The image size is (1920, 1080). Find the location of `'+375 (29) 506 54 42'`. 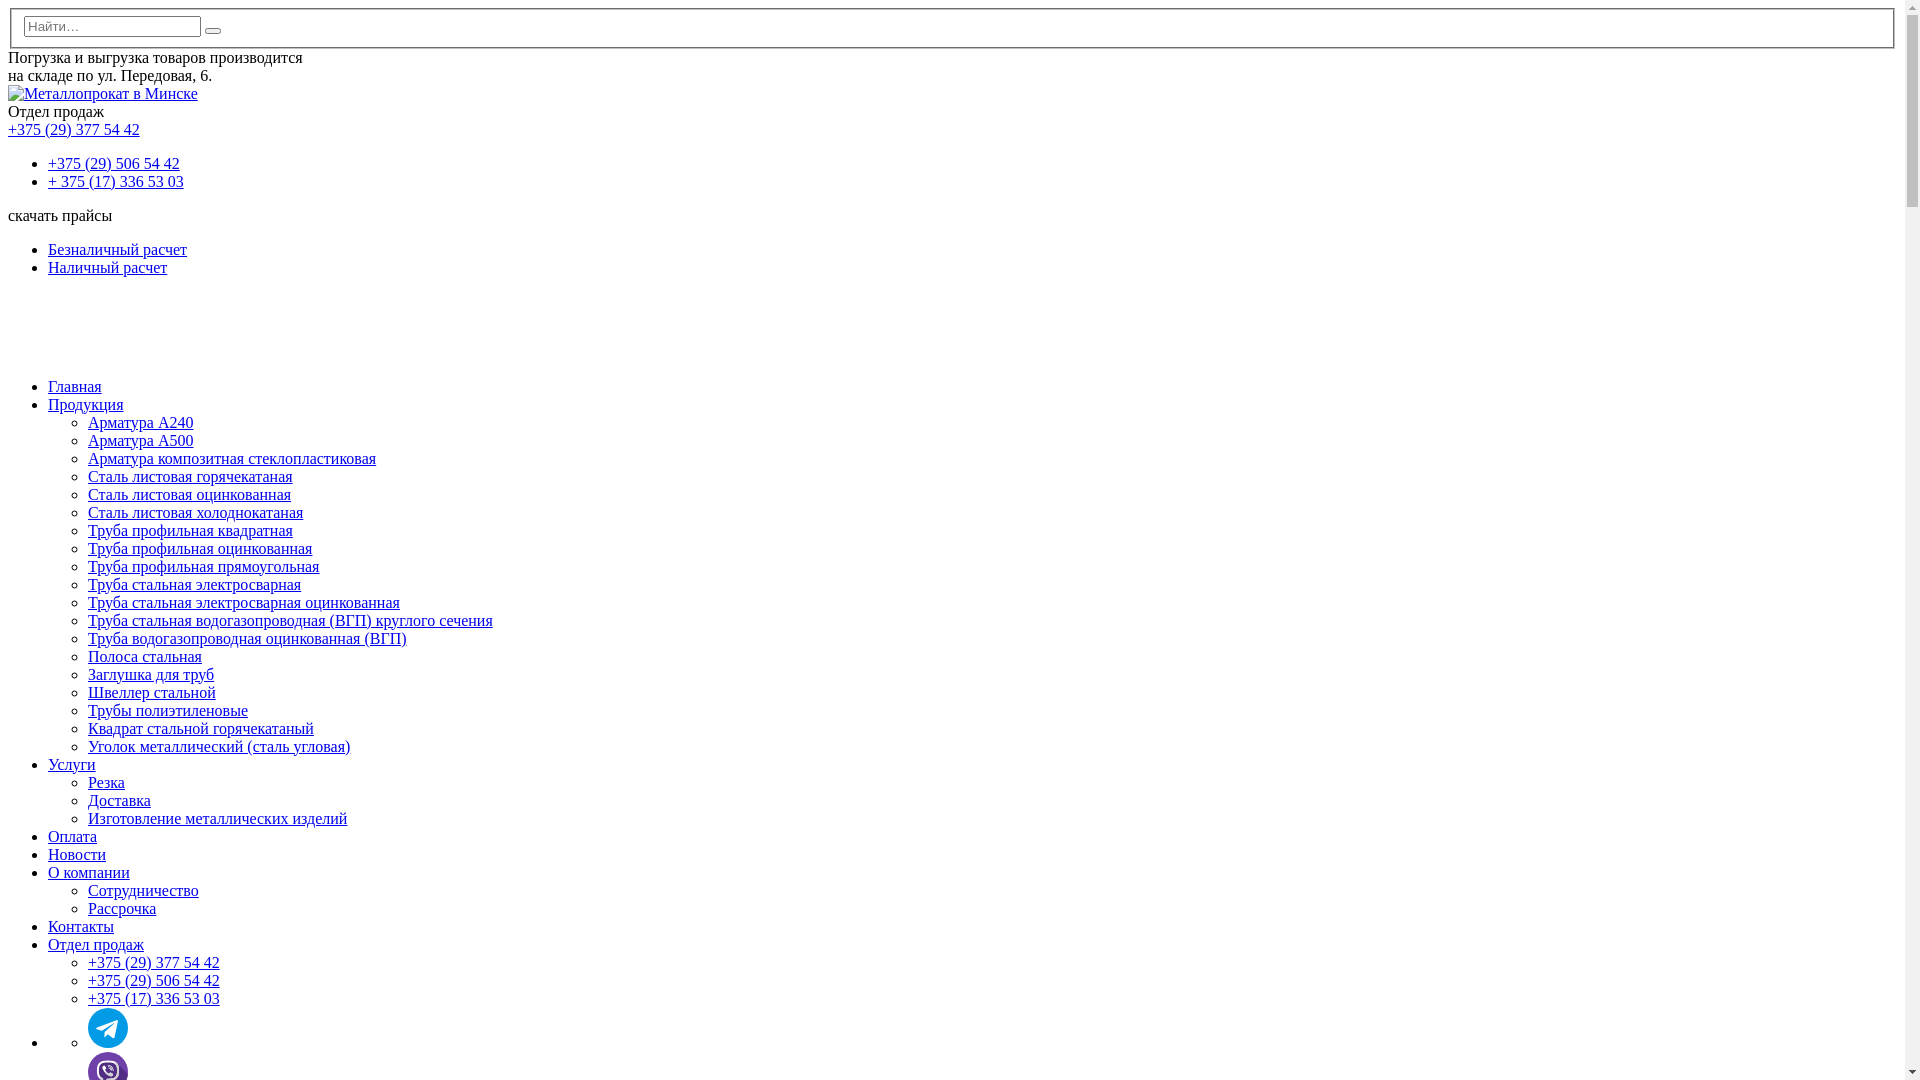

'+375 (29) 506 54 42' is located at coordinates (113, 162).